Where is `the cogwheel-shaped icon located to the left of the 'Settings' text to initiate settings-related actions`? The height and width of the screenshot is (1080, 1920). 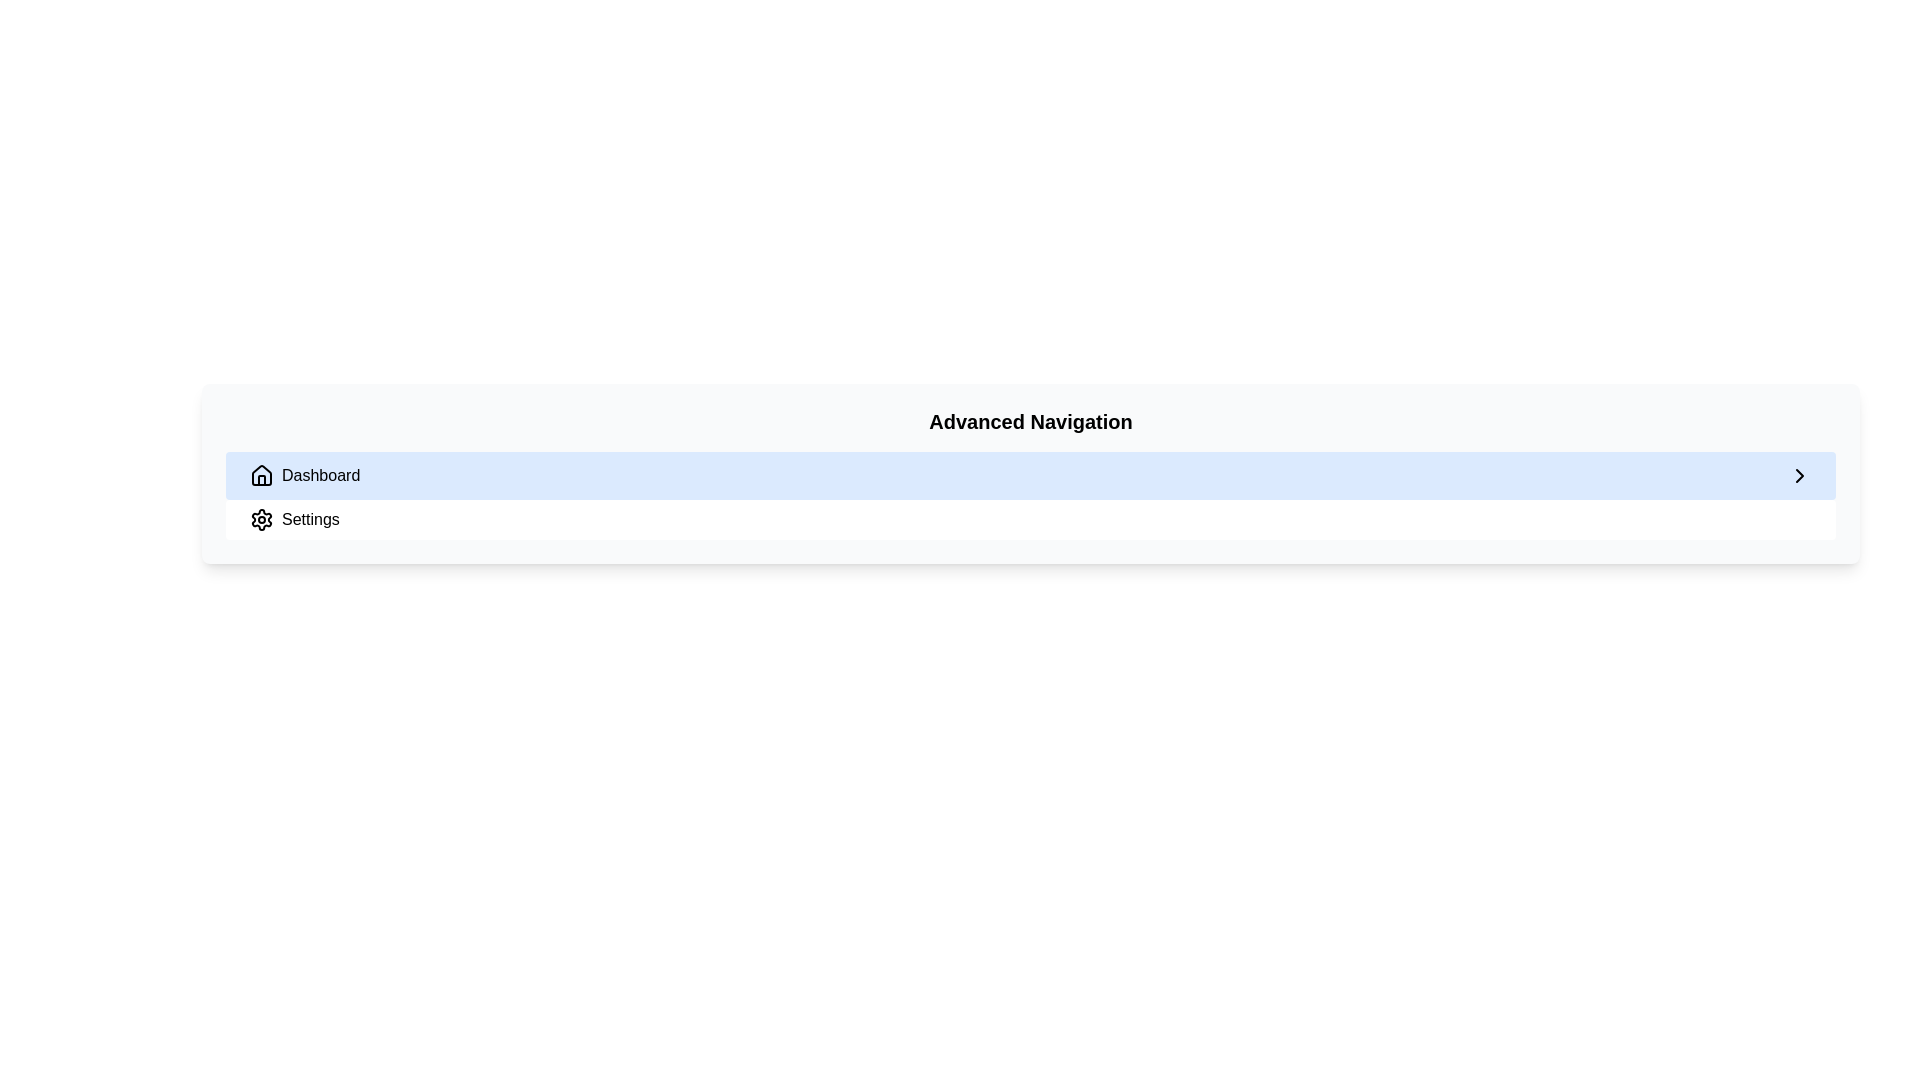
the cogwheel-shaped icon located to the left of the 'Settings' text to initiate settings-related actions is located at coordinates (261, 519).